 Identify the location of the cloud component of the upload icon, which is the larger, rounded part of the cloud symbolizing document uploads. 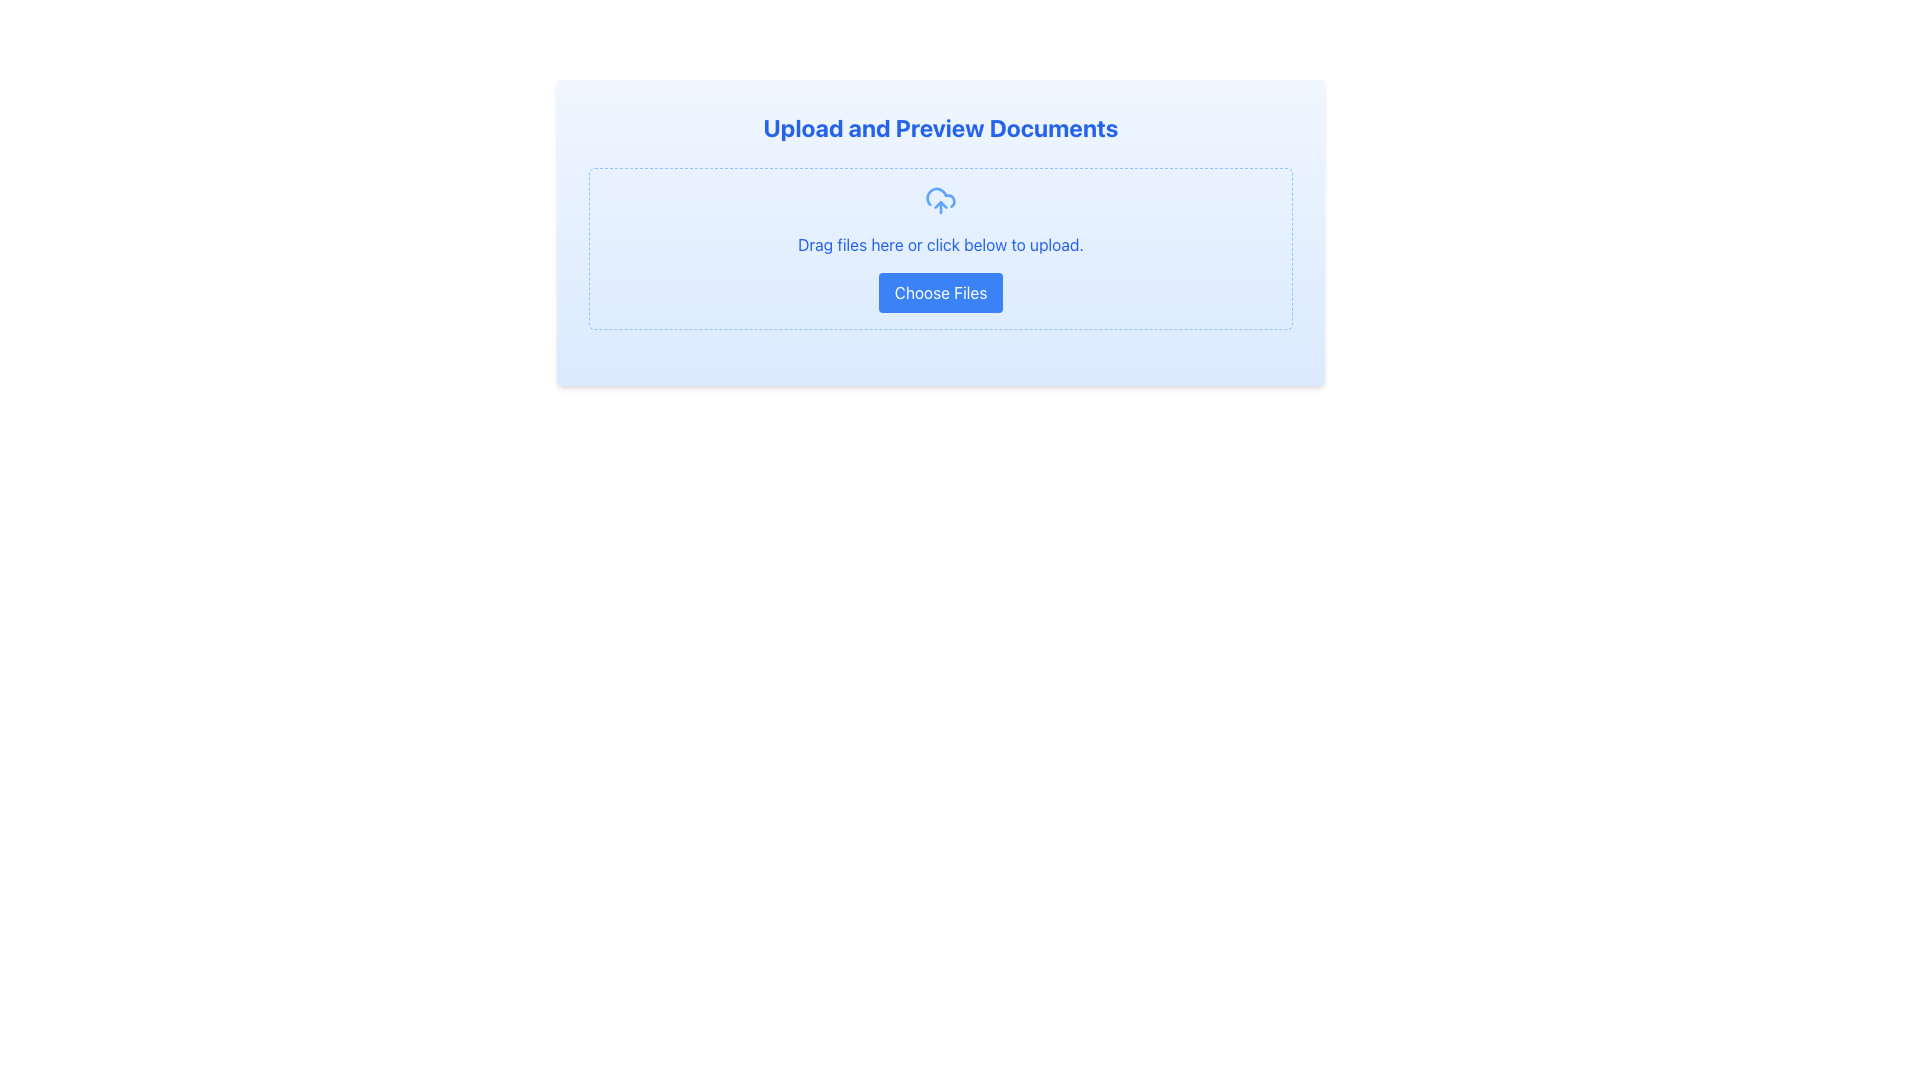
(939, 197).